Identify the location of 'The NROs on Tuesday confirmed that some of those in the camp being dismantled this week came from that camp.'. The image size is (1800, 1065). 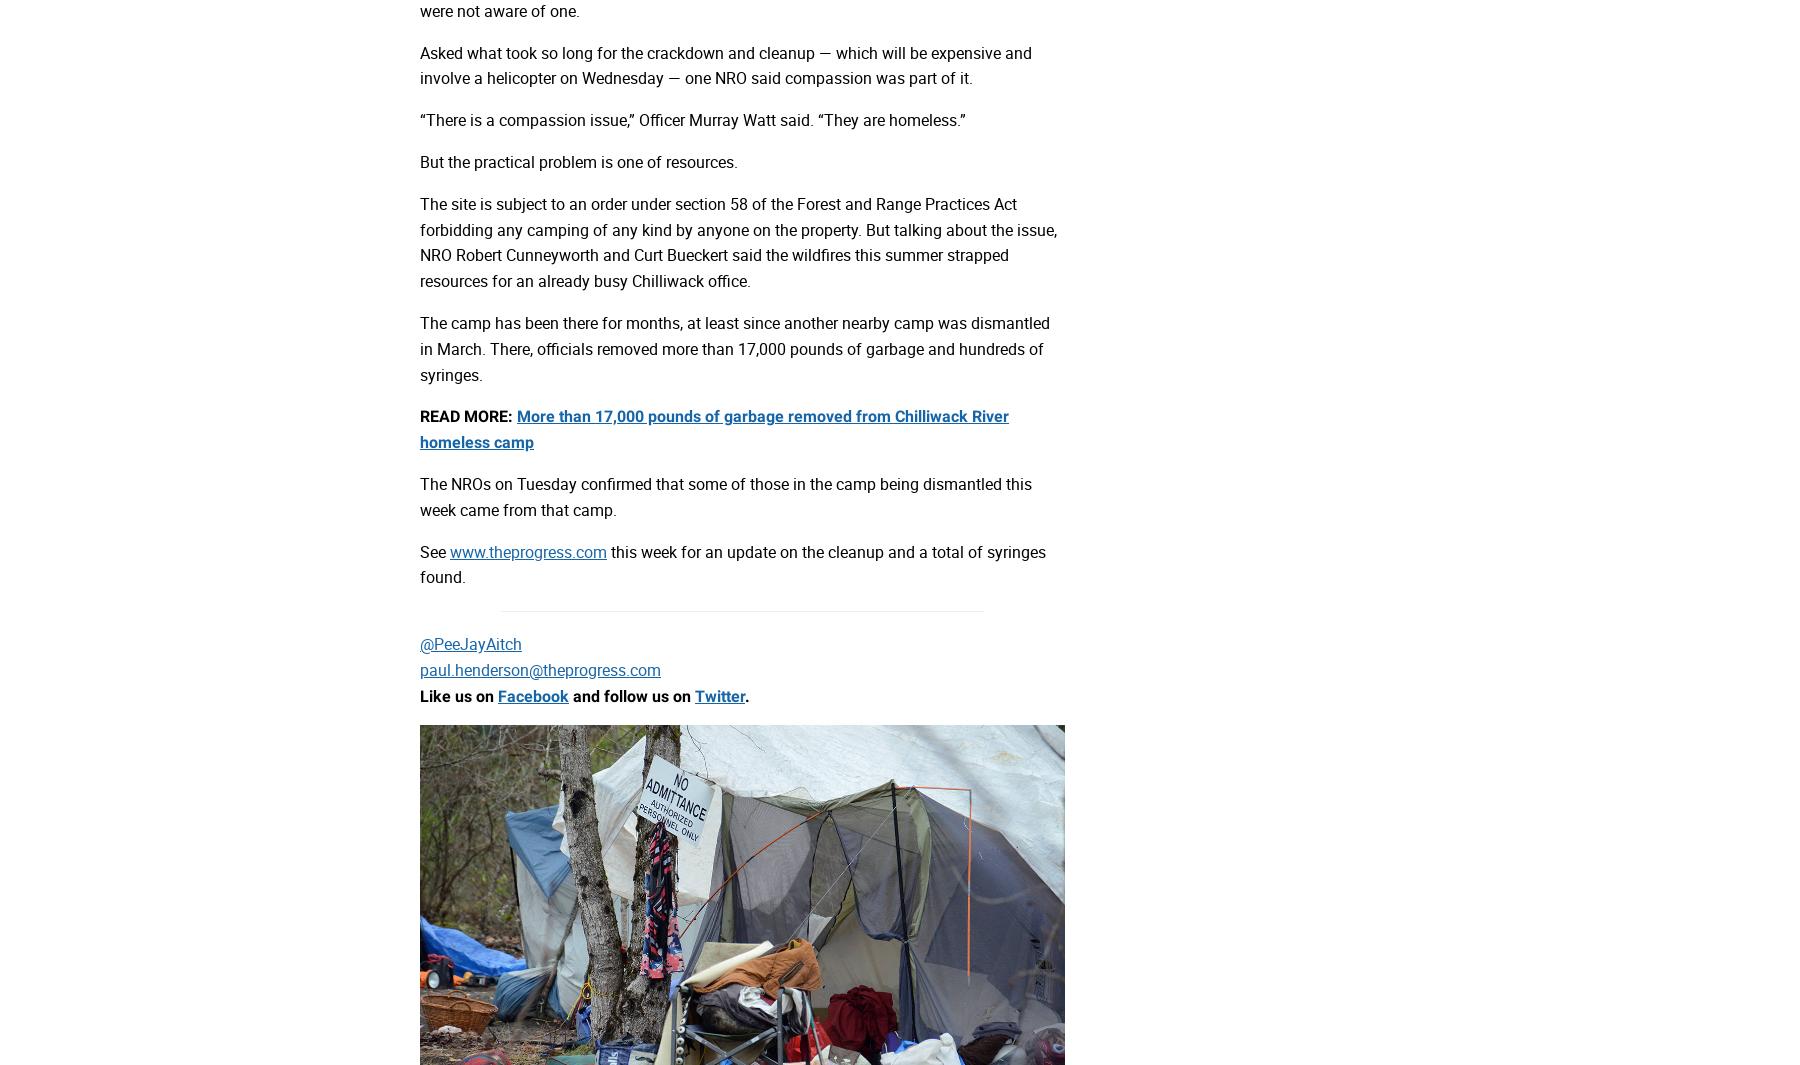
(419, 494).